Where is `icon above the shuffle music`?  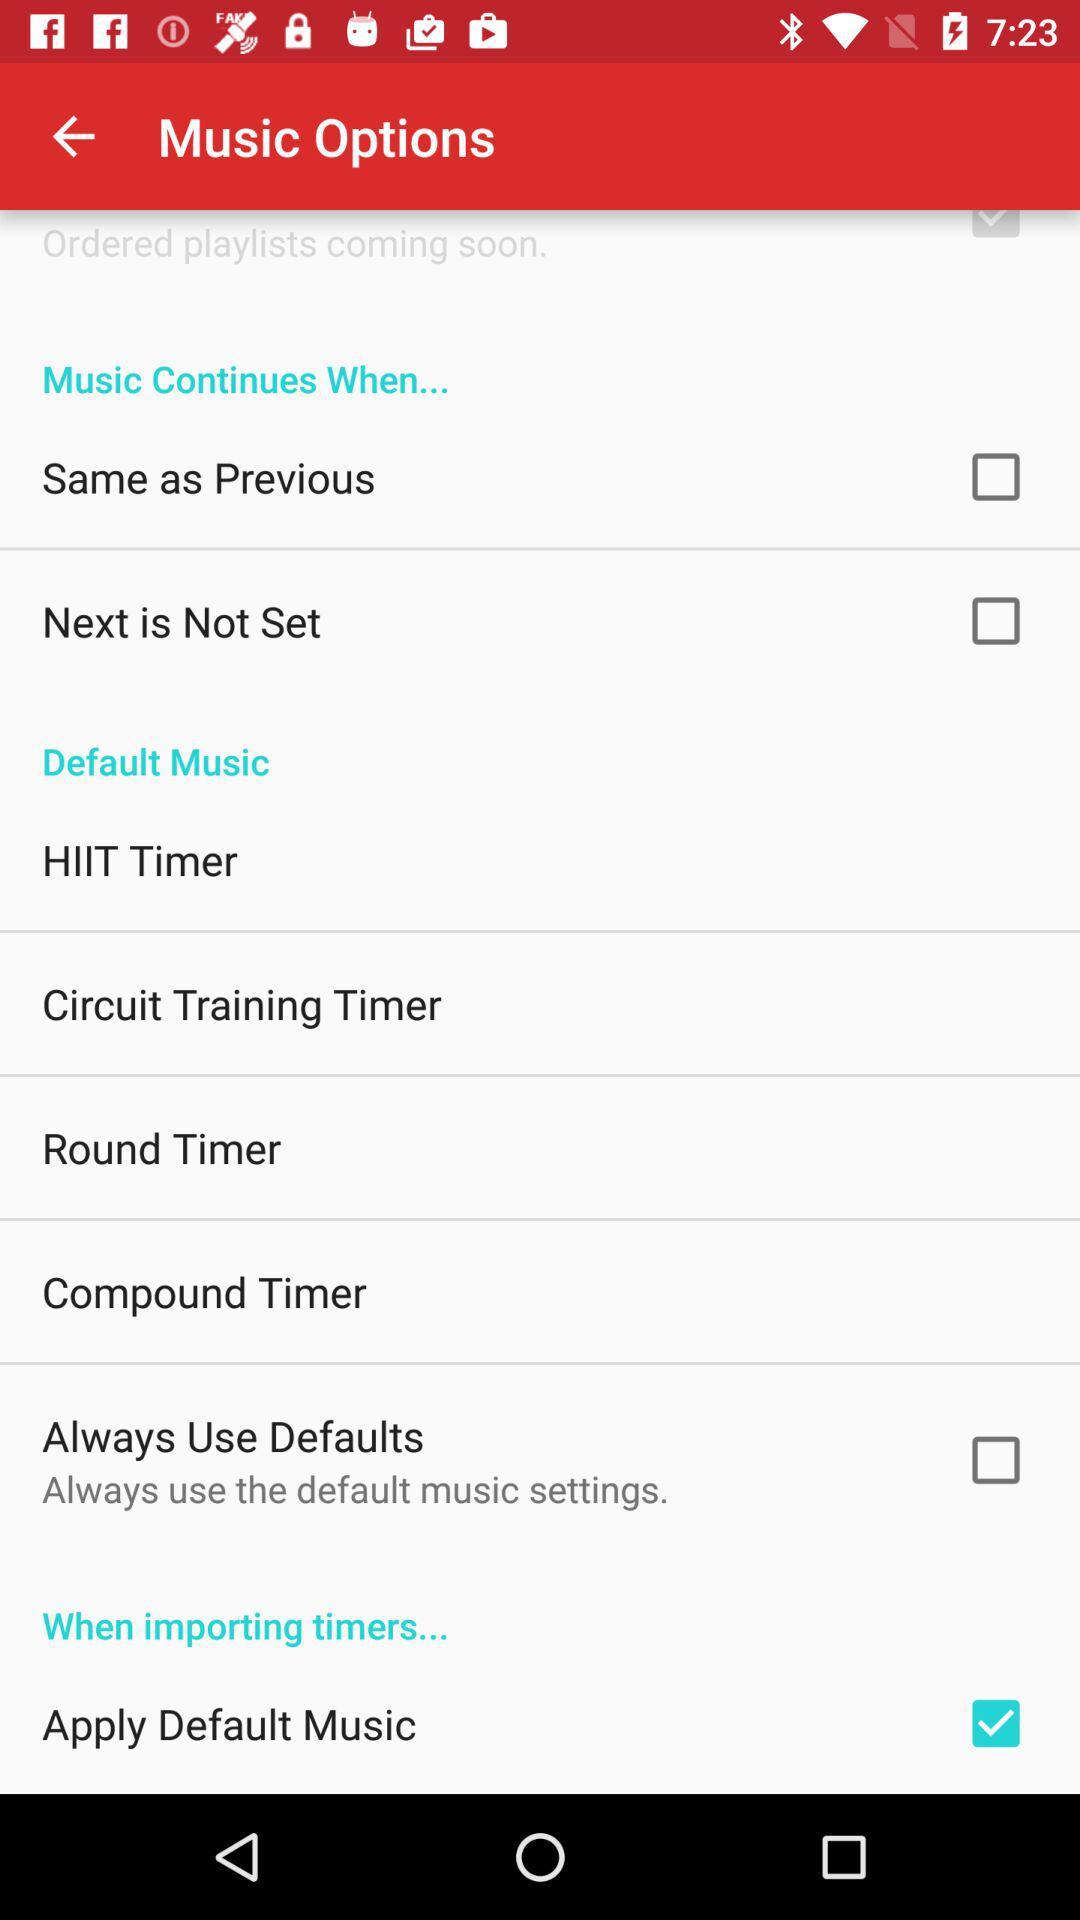
icon above the shuffle music is located at coordinates (72, 135).